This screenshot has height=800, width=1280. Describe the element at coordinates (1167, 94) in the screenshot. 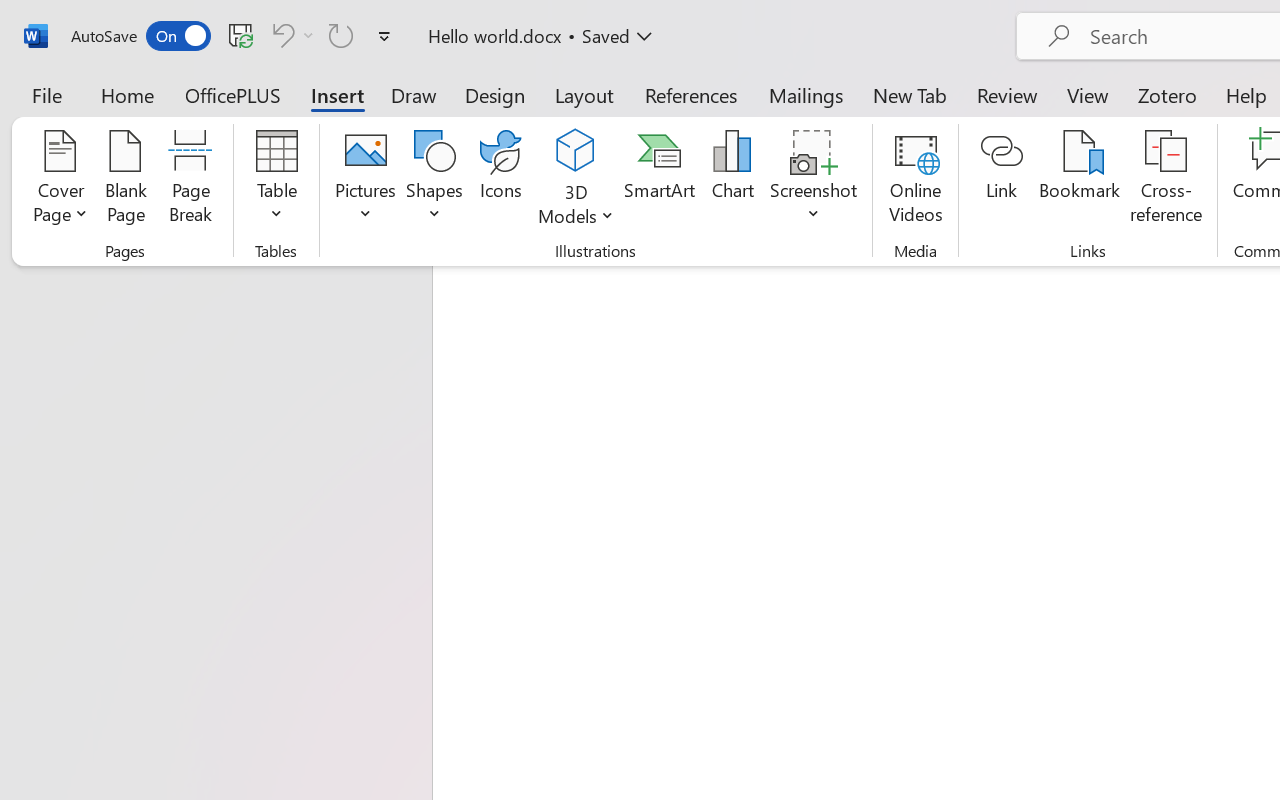

I see `'Zotero'` at that location.